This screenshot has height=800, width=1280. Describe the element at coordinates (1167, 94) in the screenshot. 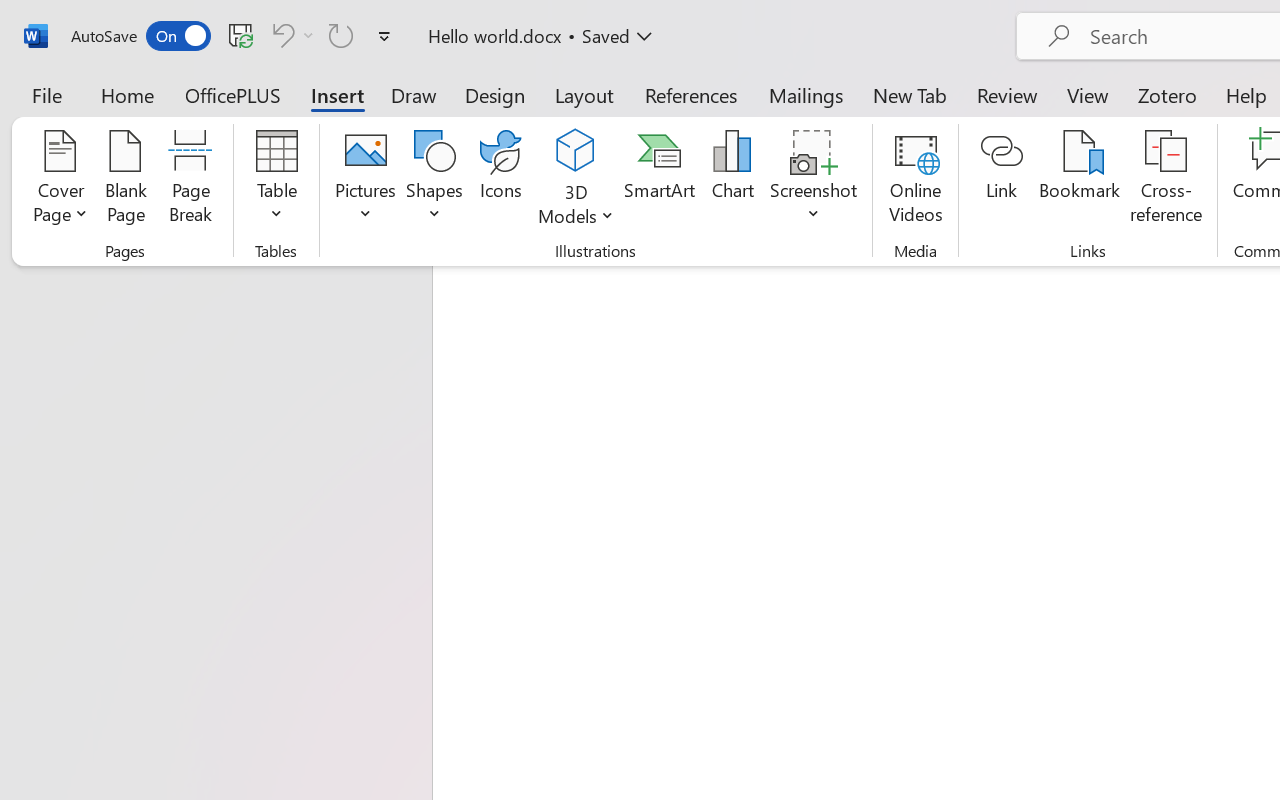

I see `'Zotero'` at that location.